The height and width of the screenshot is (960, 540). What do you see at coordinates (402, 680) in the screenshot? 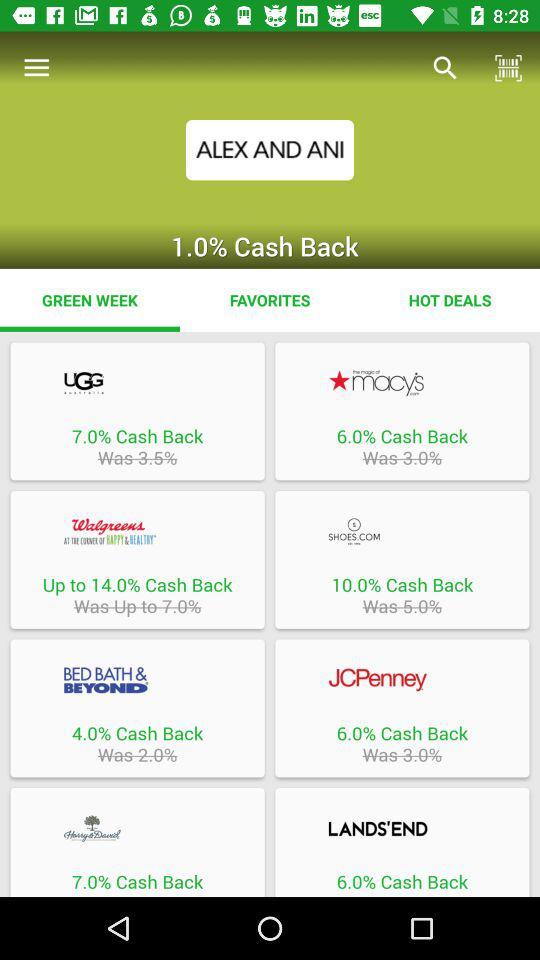
I see `open the brand jcpenny` at bounding box center [402, 680].